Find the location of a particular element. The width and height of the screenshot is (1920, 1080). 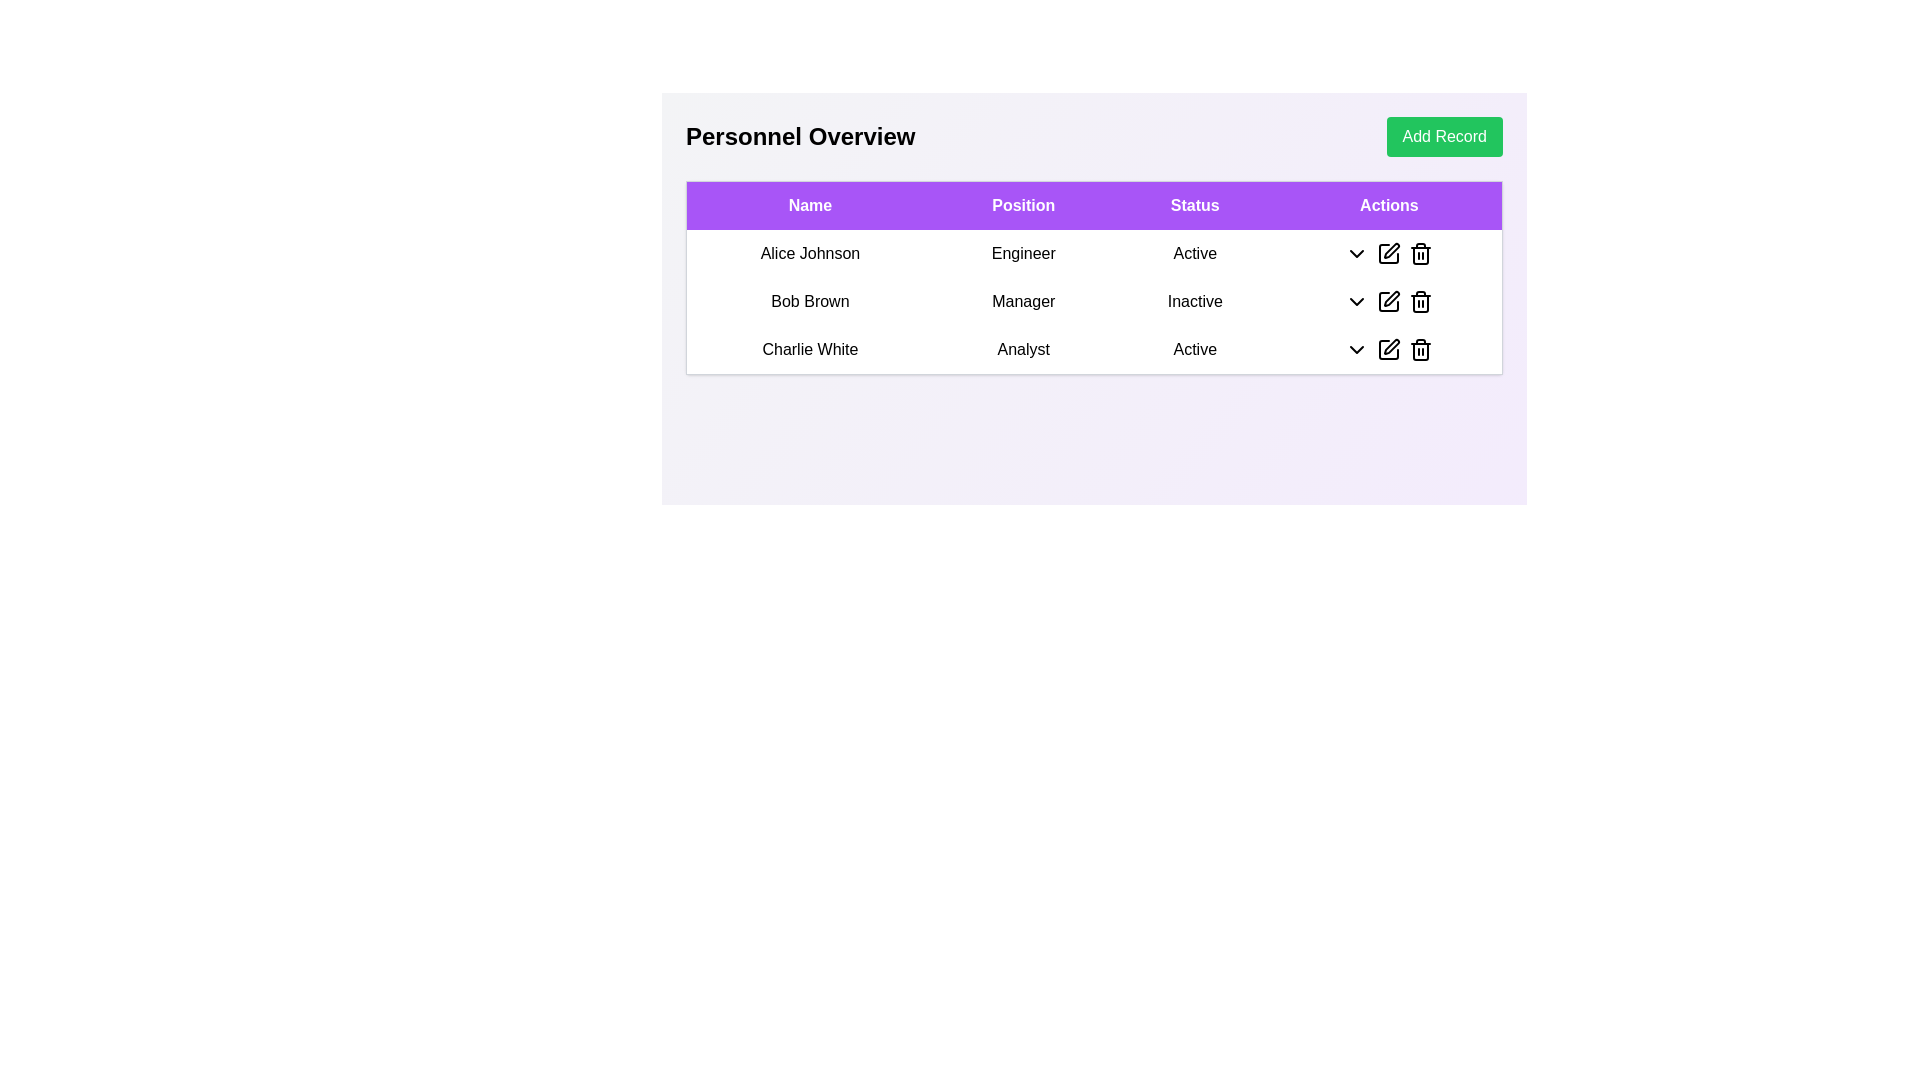

the delete button in the 'Actions' column is located at coordinates (1420, 301).